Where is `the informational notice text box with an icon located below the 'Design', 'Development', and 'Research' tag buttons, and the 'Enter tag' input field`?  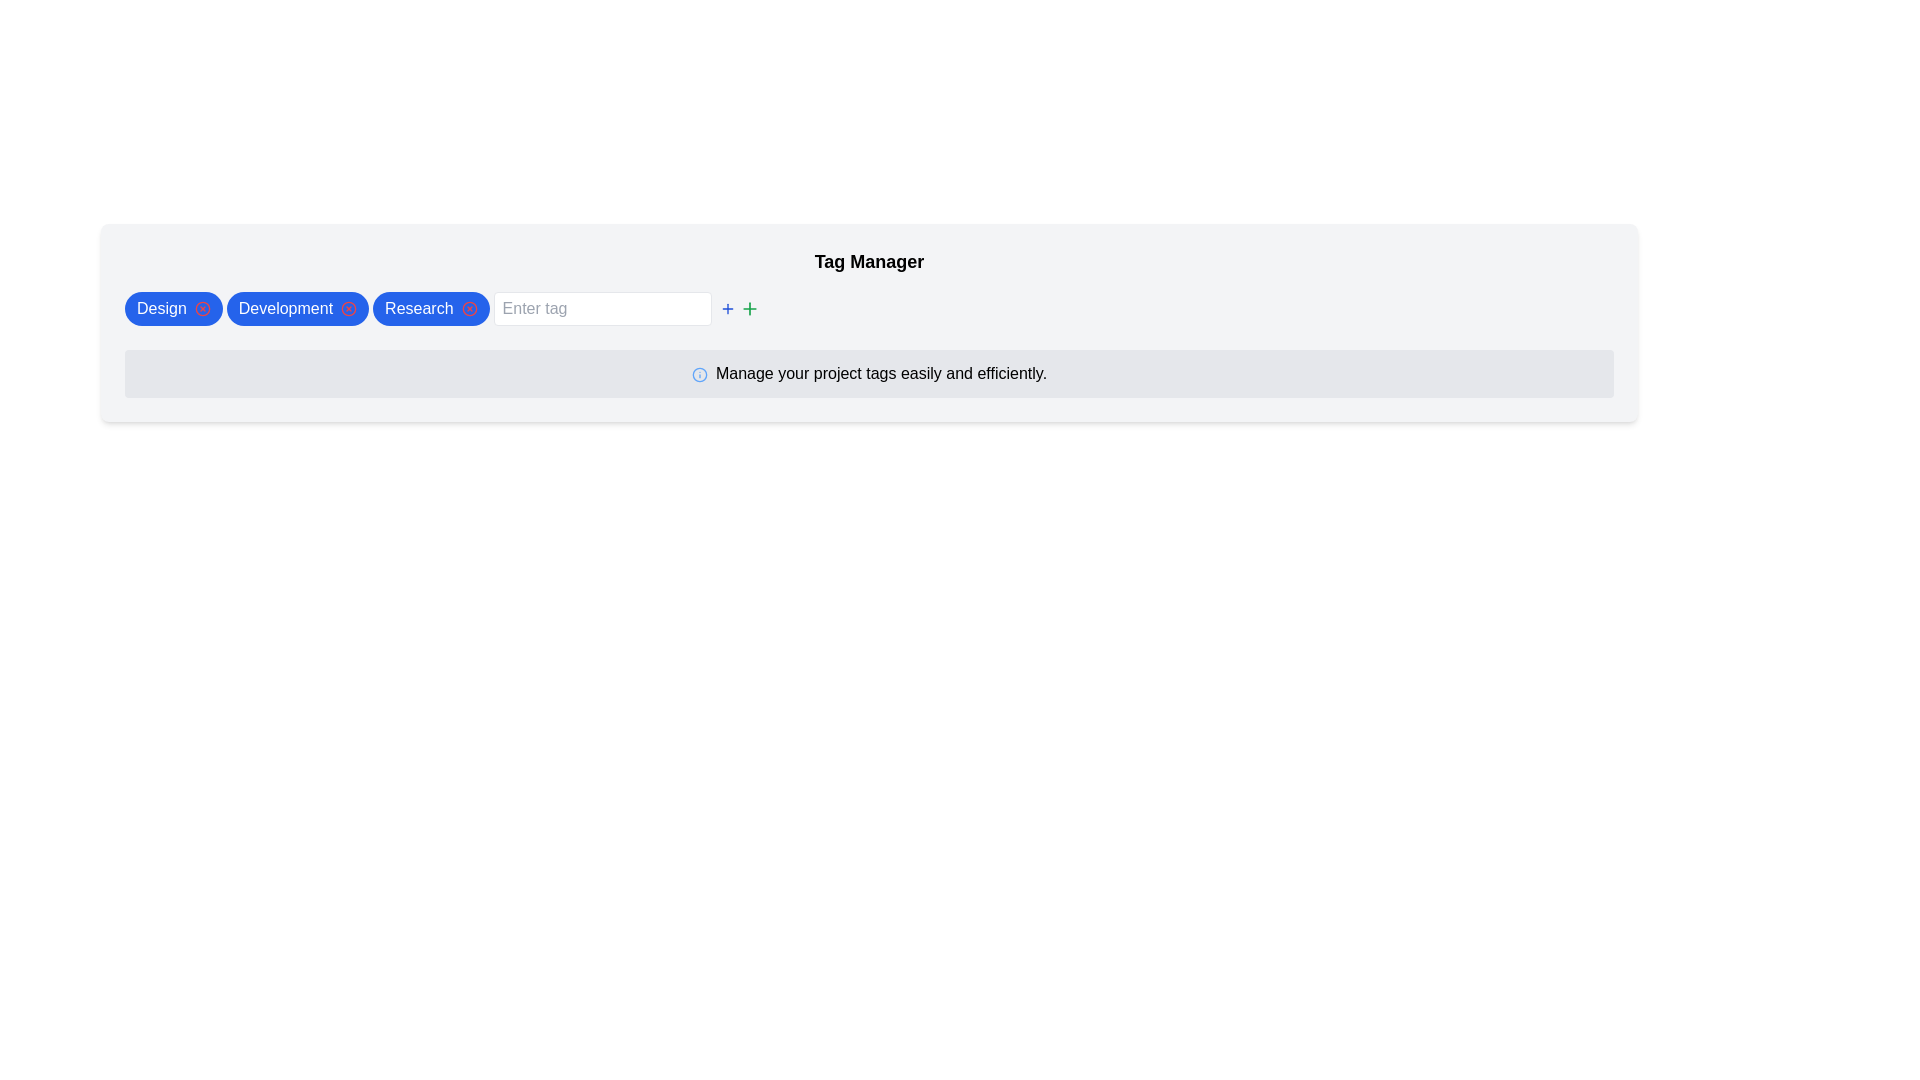 the informational notice text box with an icon located below the 'Design', 'Development', and 'Research' tag buttons, and the 'Enter tag' input field is located at coordinates (869, 374).